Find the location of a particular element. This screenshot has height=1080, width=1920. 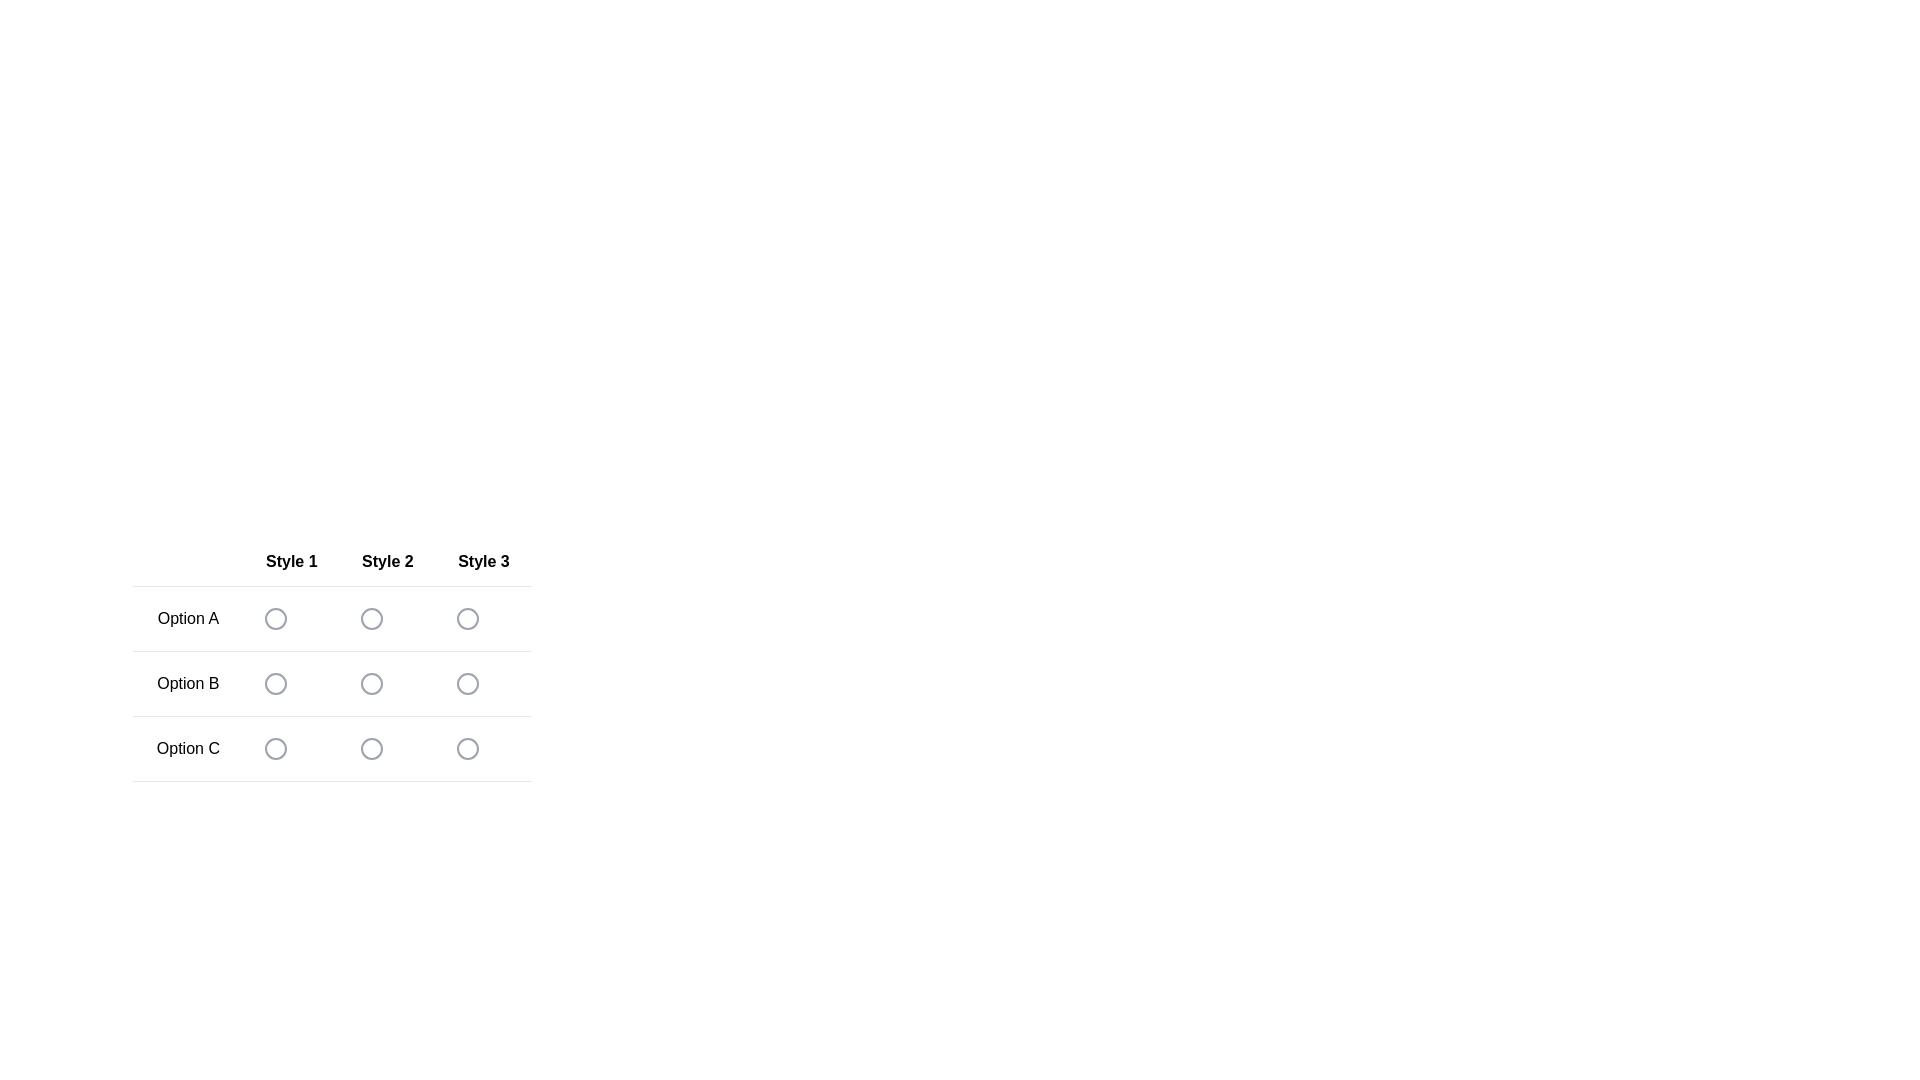

the text label that serves as a descriptor for the corresponding row, located below 'Option B' and above the next component is located at coordinates (188, 748).